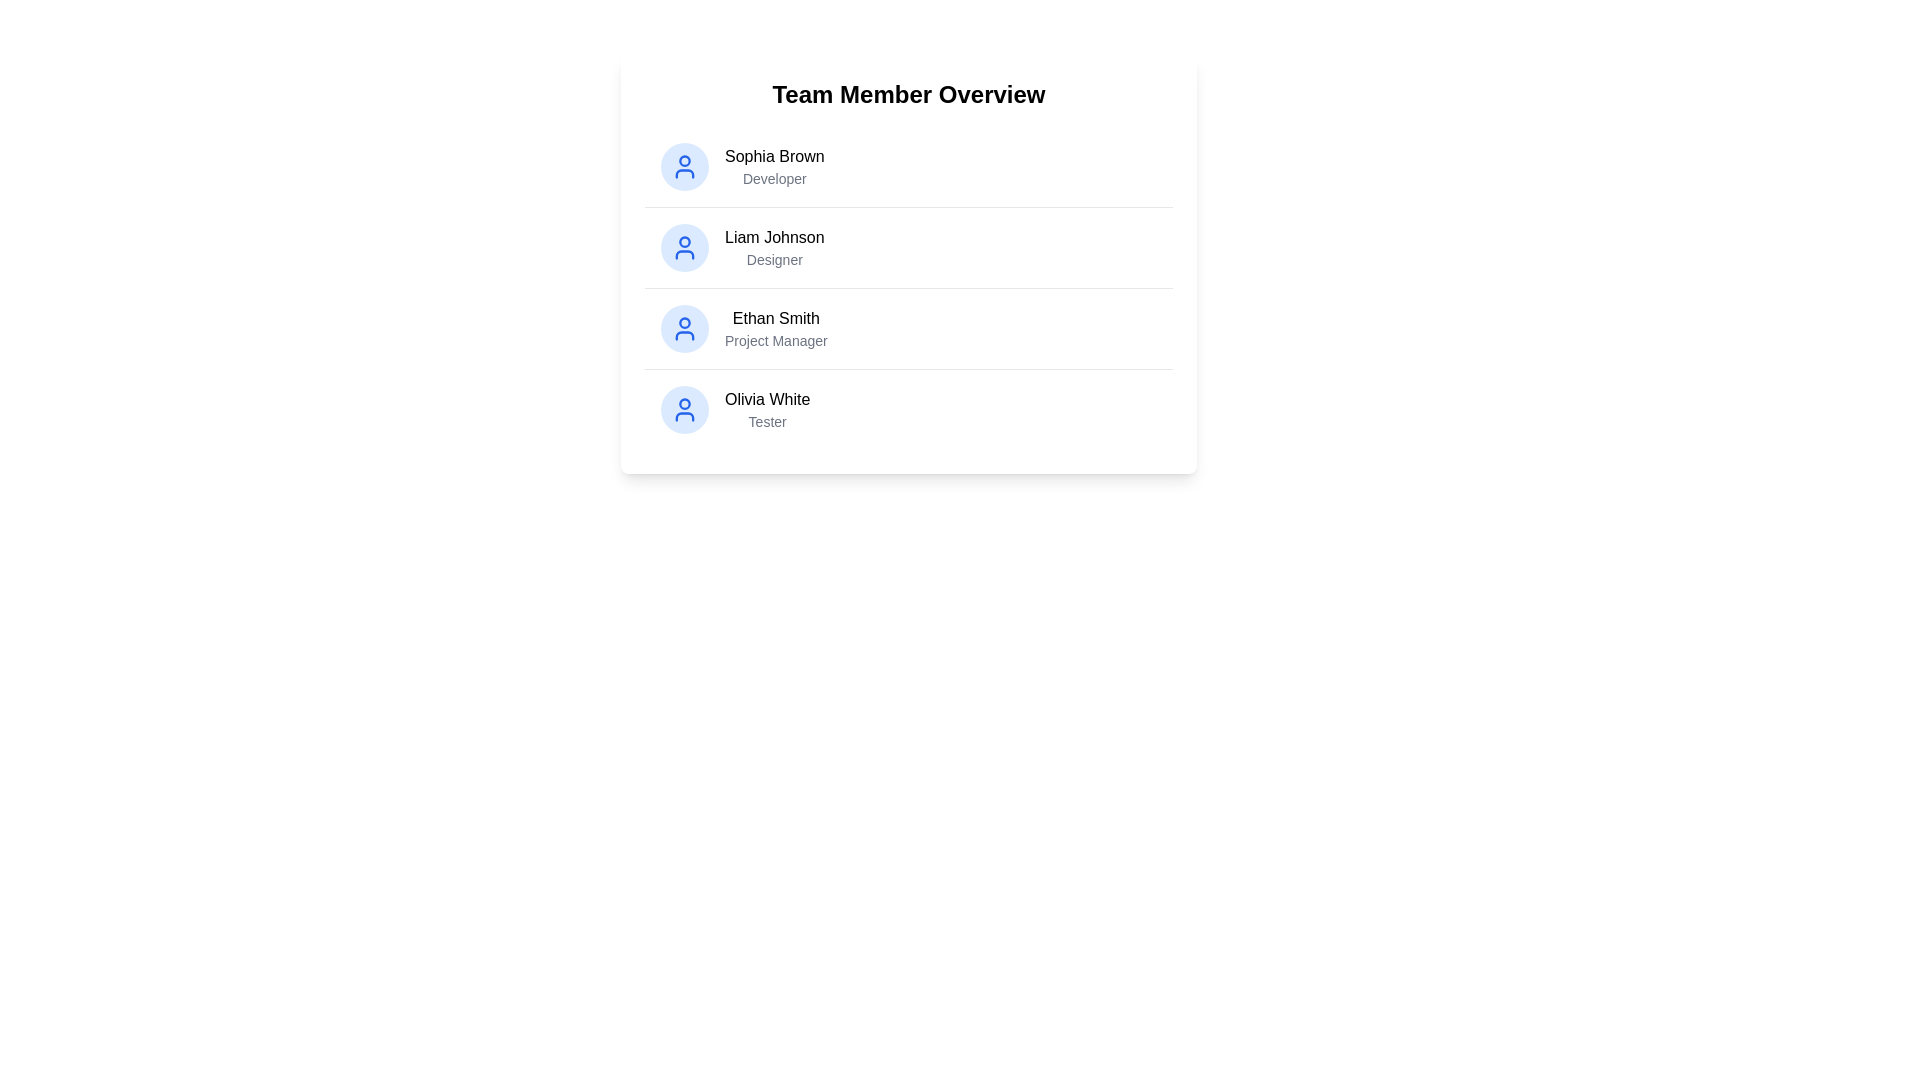 This screenshot has width=1920, height=1080. What do you see at coordinates (685, 165) in the screenshot?
I see `the user icon for 'Sophia Brown', located in the top-left area of the 'Team Member Overview' card, which is the first icon in a vertical list of user icons` at bounding box center [685, 165].